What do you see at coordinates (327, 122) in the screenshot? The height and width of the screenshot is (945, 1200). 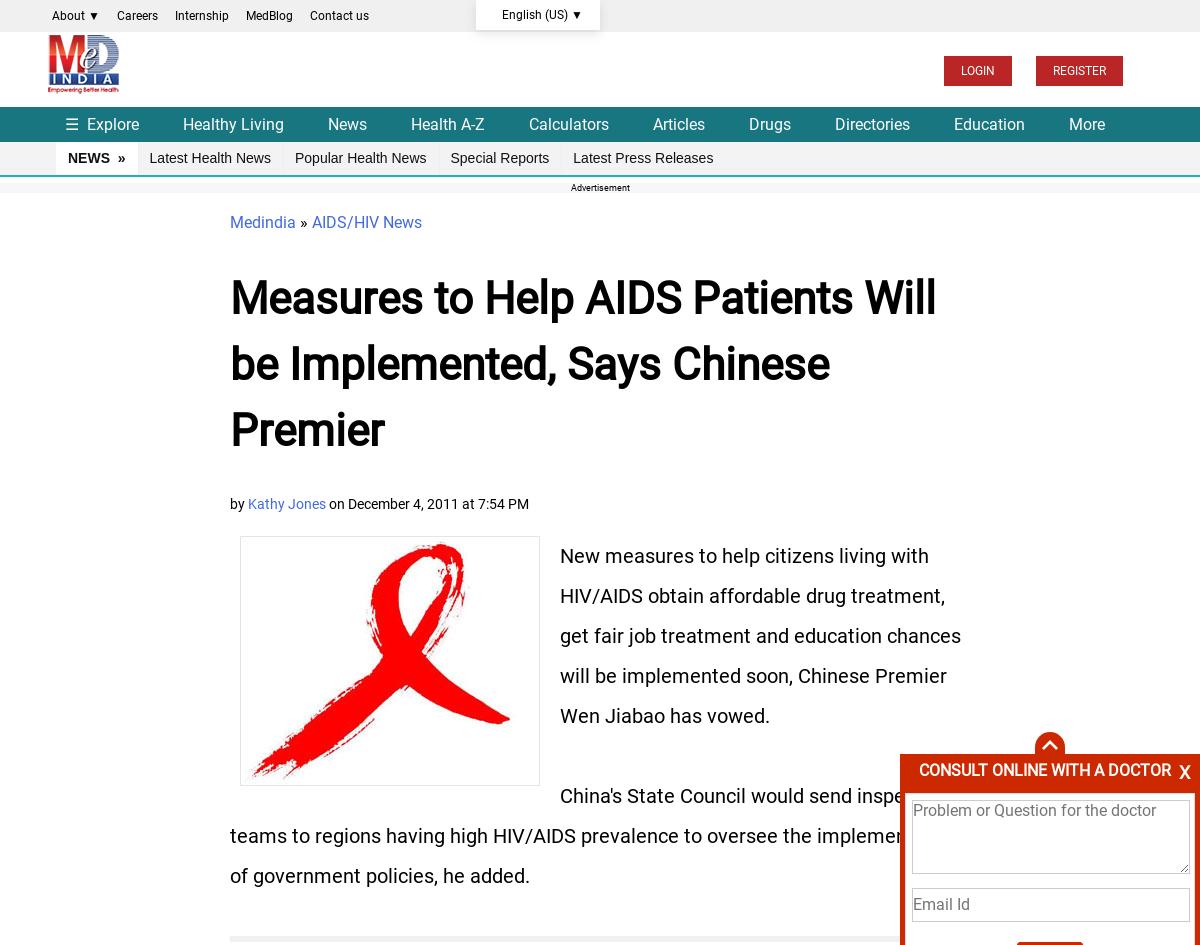 I see `'News'` at bounding box center [327, 122].